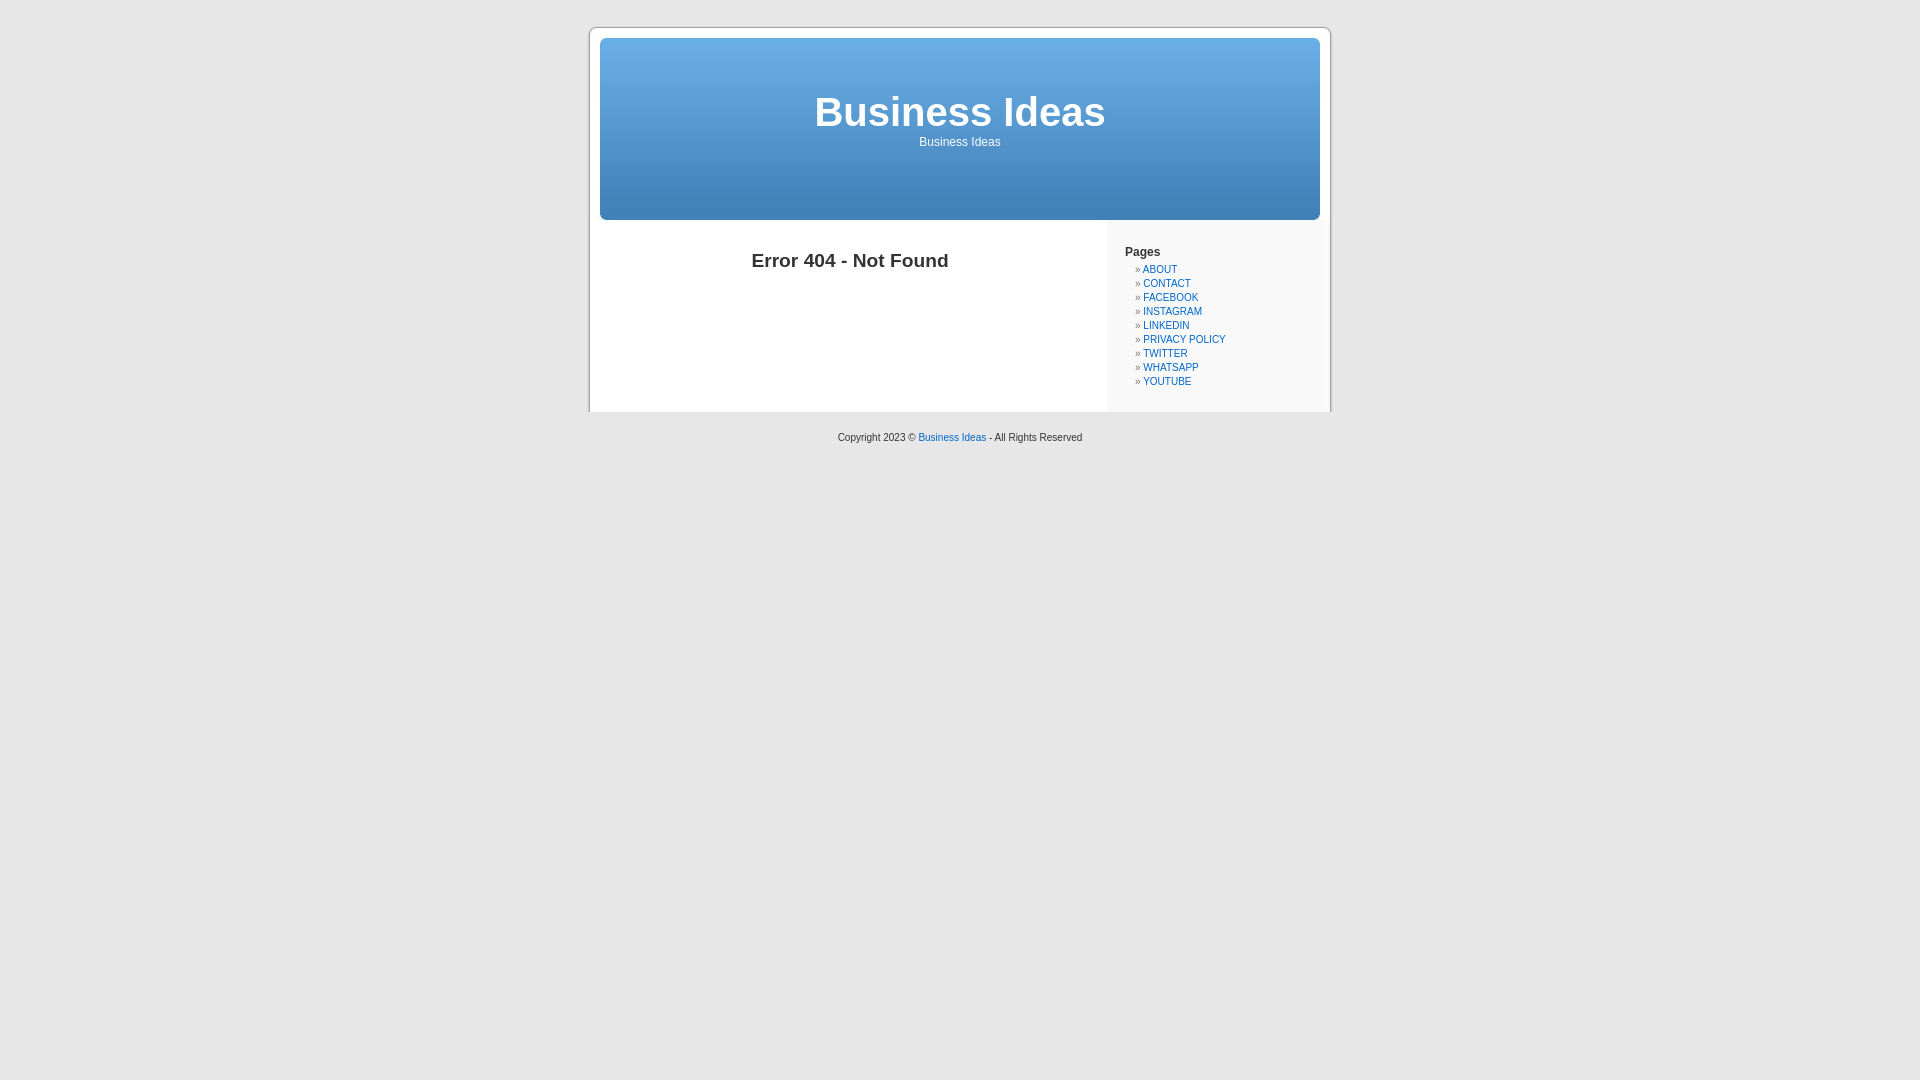 The width and height of the screenshot is (1920, 1080). I want to click on 'Business Ideas', so click(958, 111).